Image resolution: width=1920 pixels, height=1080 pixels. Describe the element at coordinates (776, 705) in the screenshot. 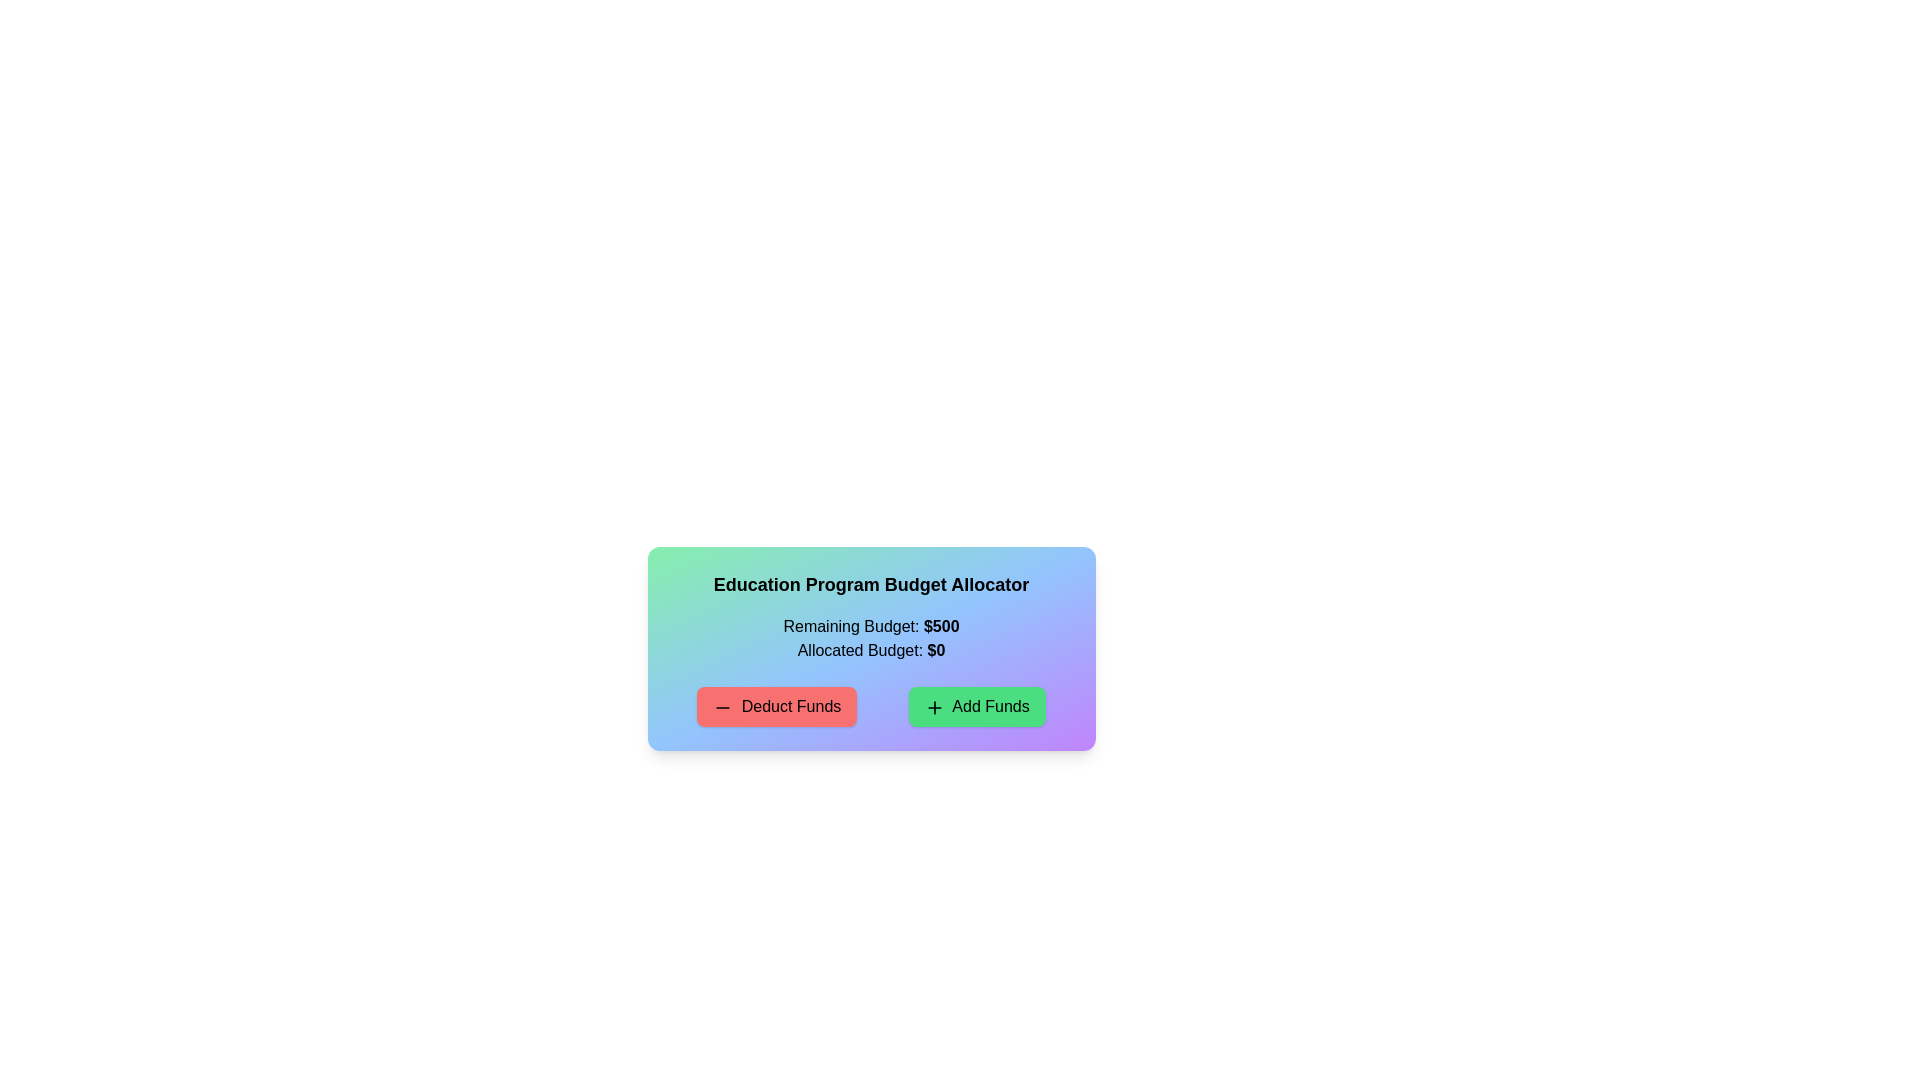

I see `the fund deduction button located at the bottom section of the interface, positioned to the left of the 'Add Funds' button` at that location.